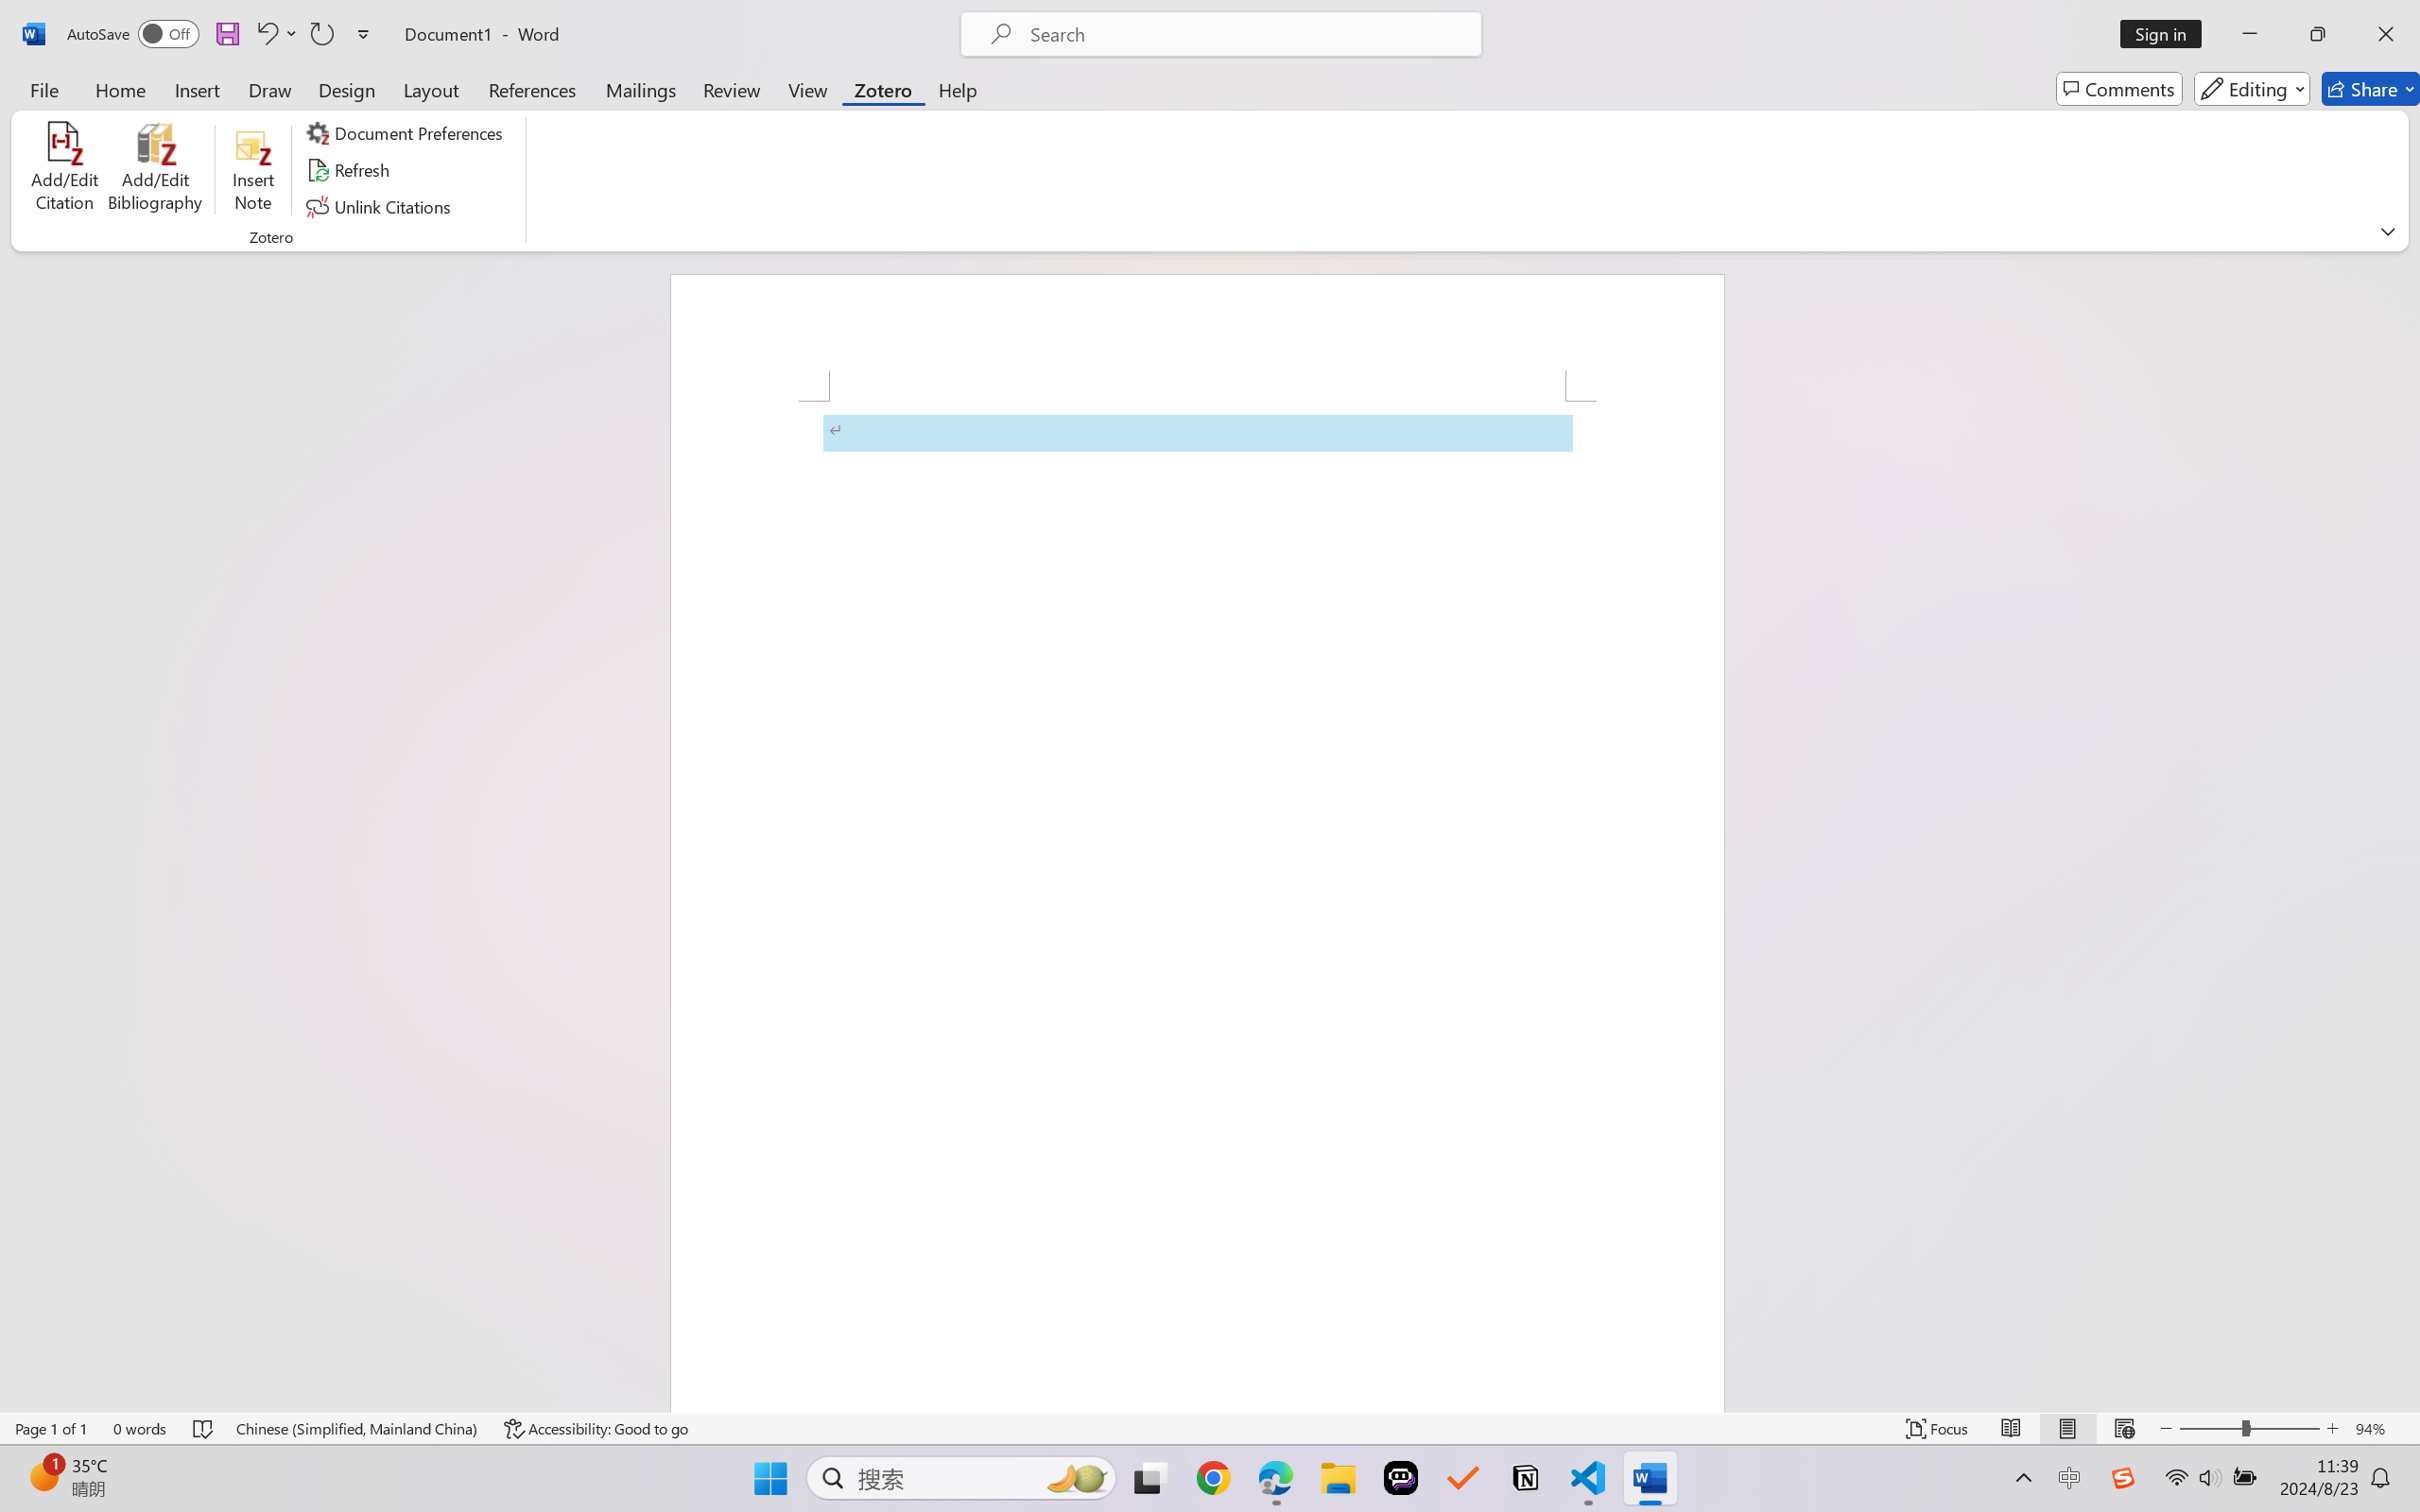 This screenshot has height=1512, width=2420. I want to click on 'Add/Edit Citation', so click(65, 170).